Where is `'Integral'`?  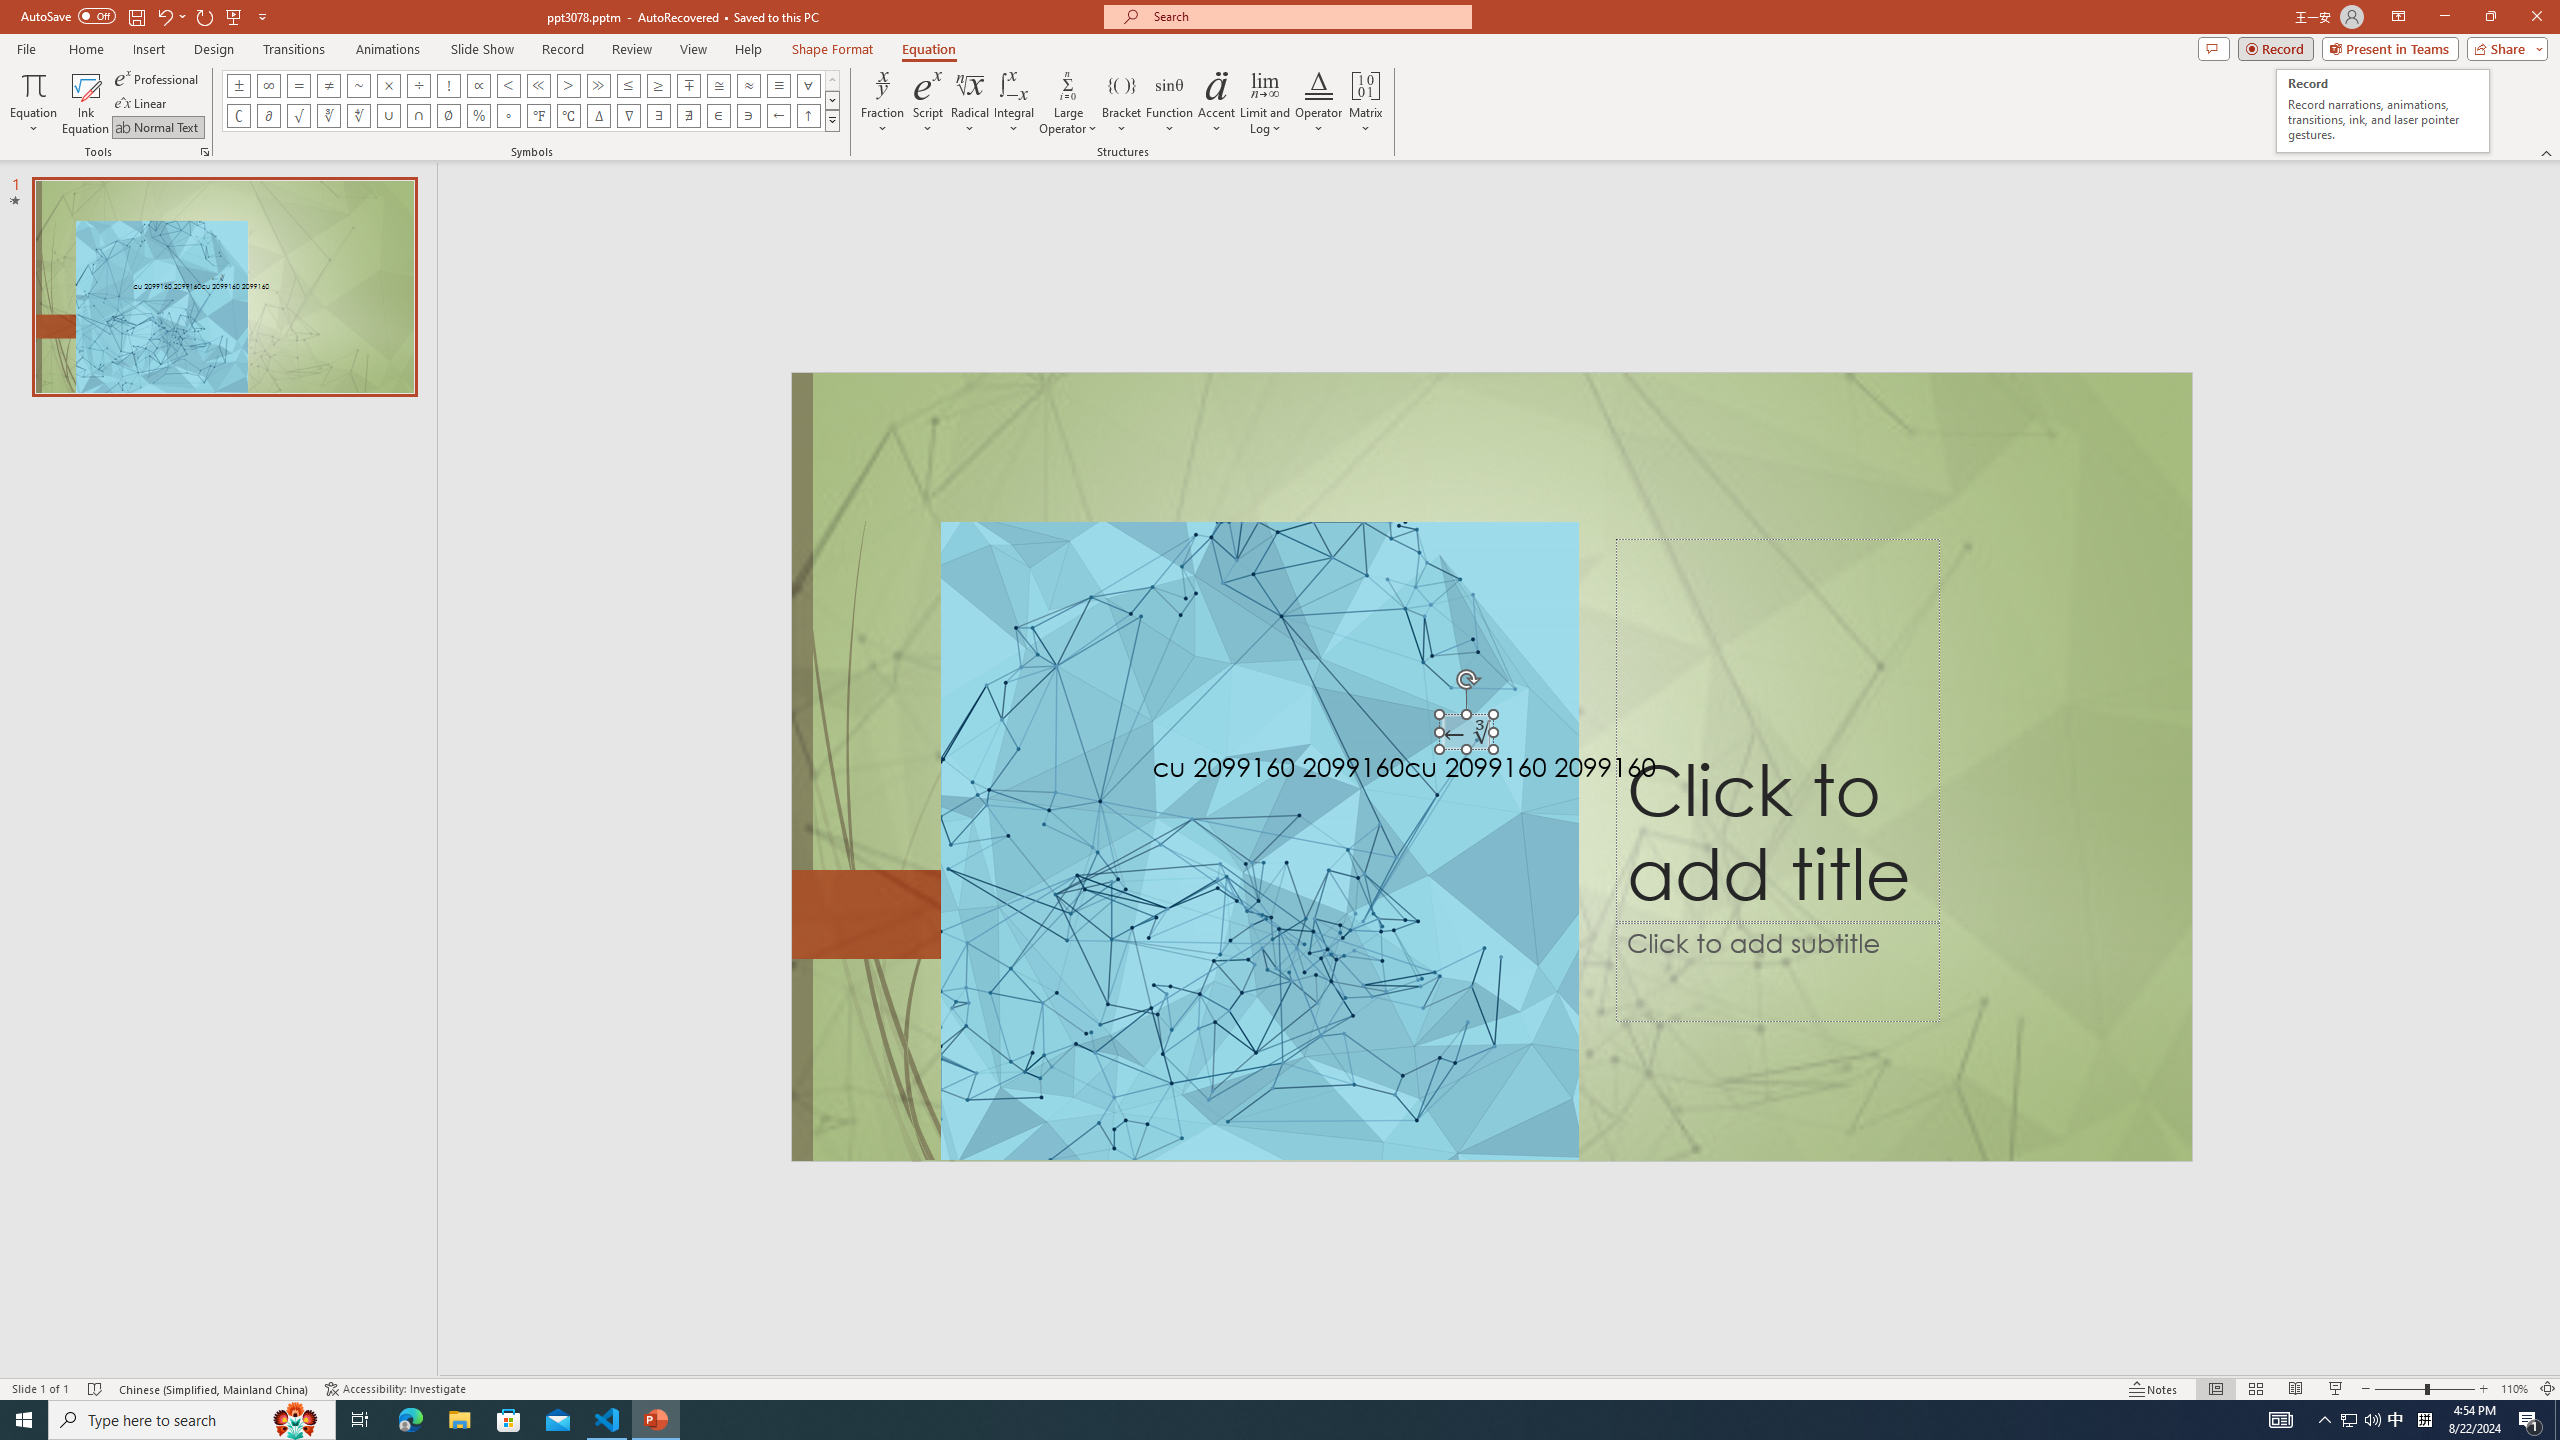 'Integral' is located at coordinates (1015, 103).